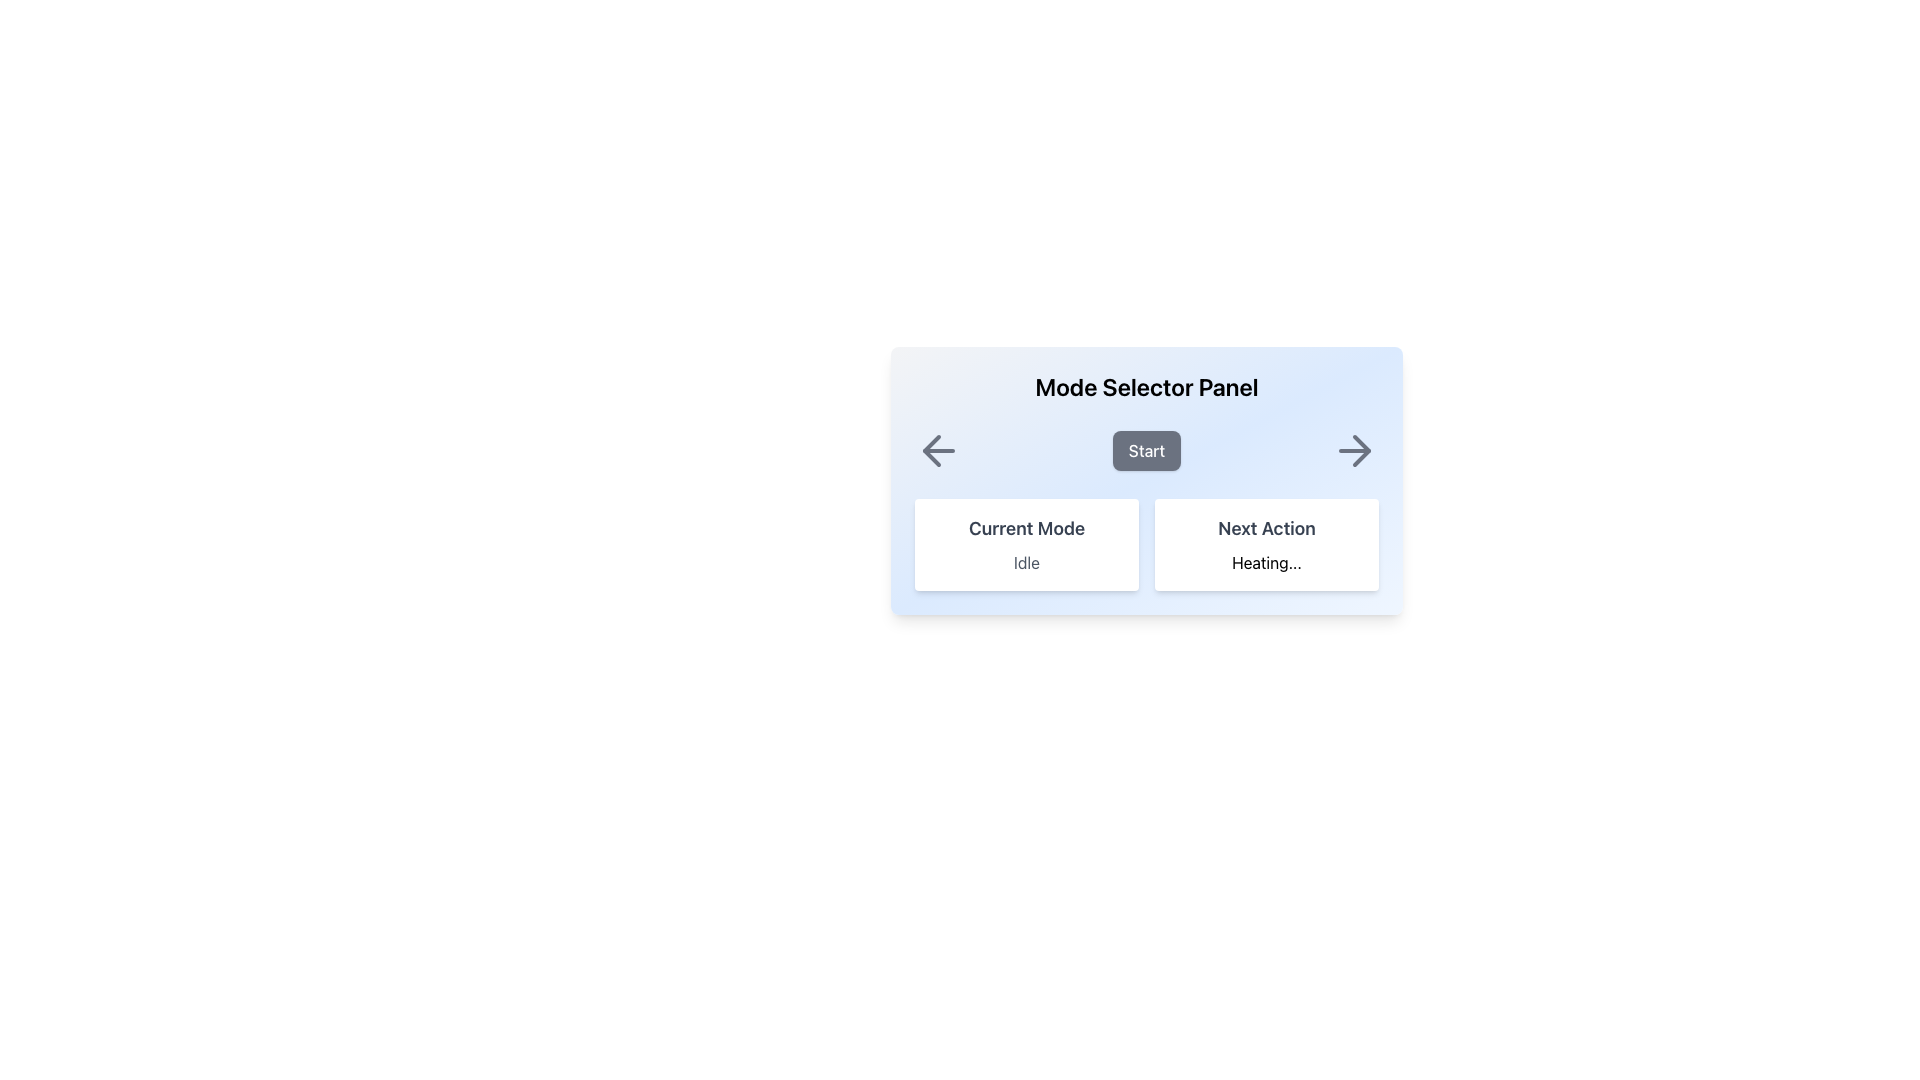 Image resolution: width=1920 pixels, height=1080 pixels. What do you see at coordinates (1147, 544) in the screenshot?
I see `displayed information from the Data Display Panel, which shows the current mode and next action of the system` at bounding box center [1147, 544].